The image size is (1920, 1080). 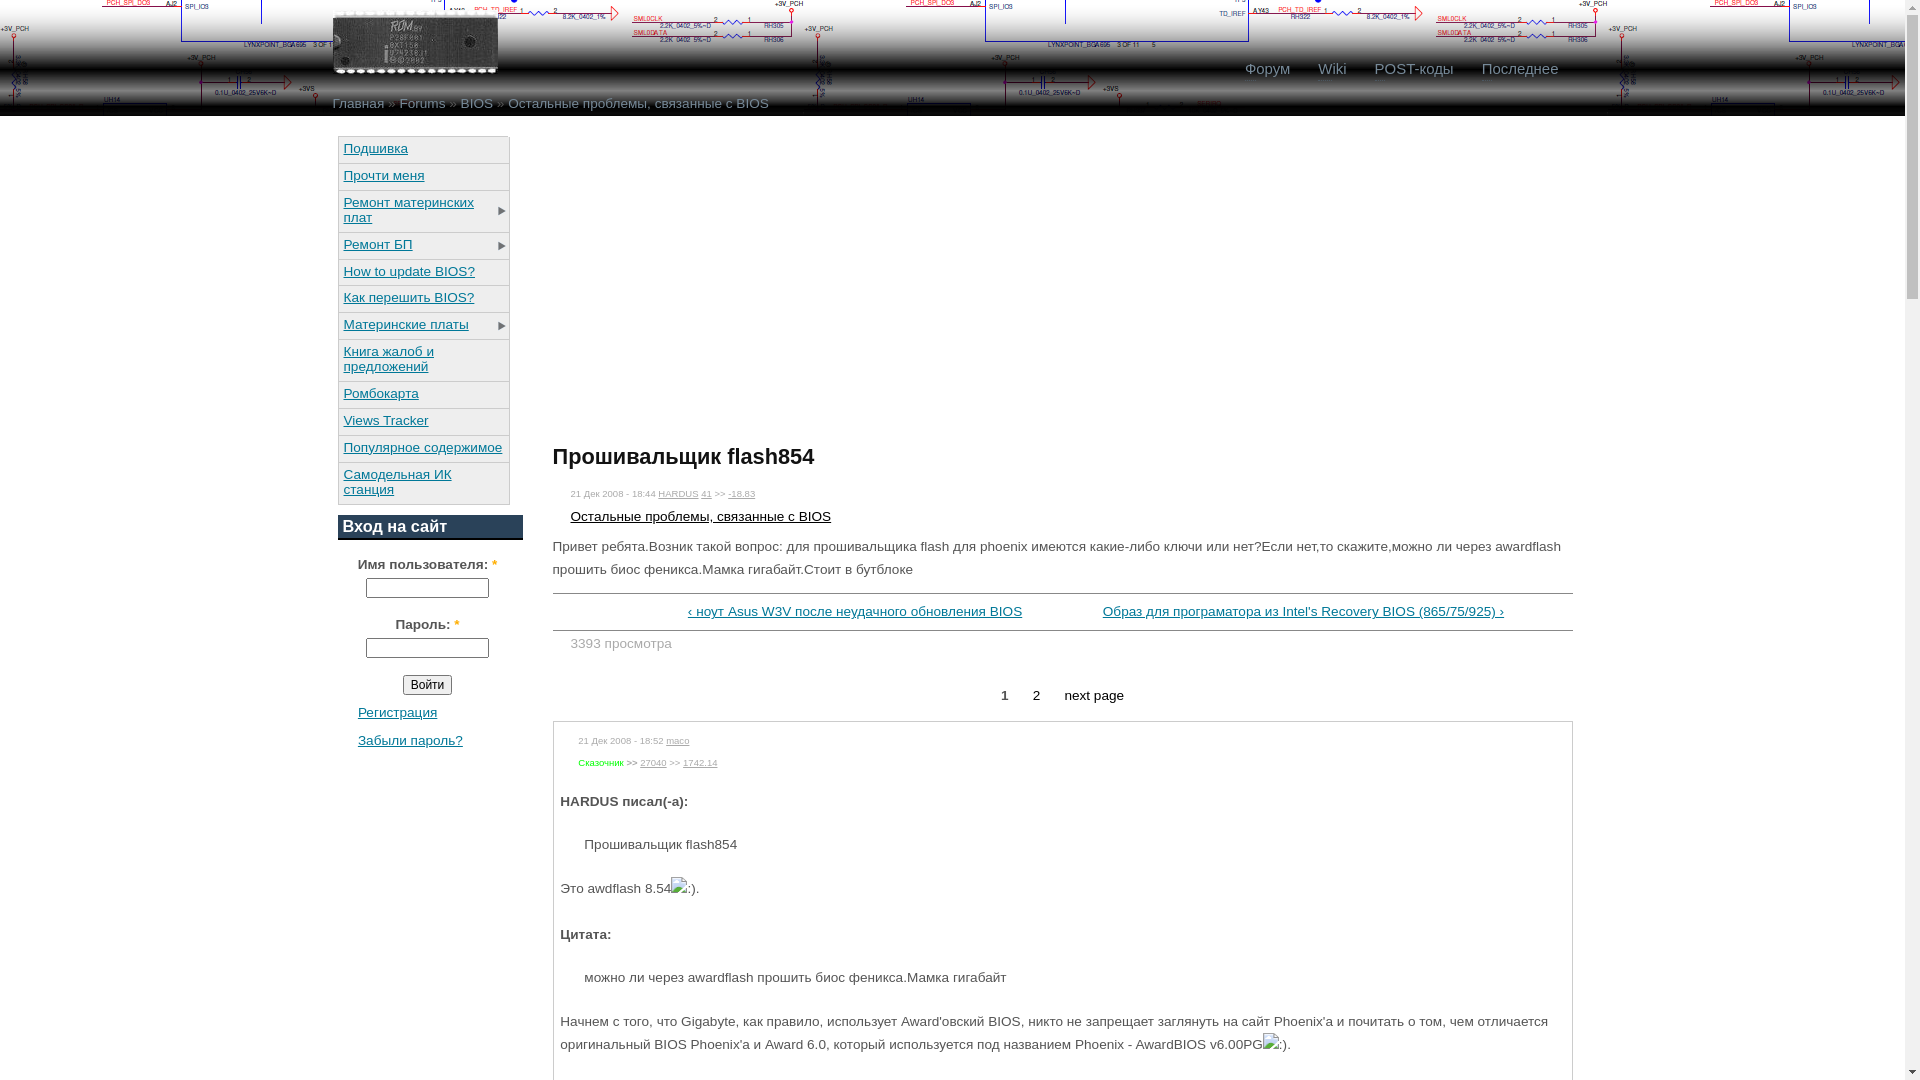 I want to click on '27040', so click(x=638, y=762).